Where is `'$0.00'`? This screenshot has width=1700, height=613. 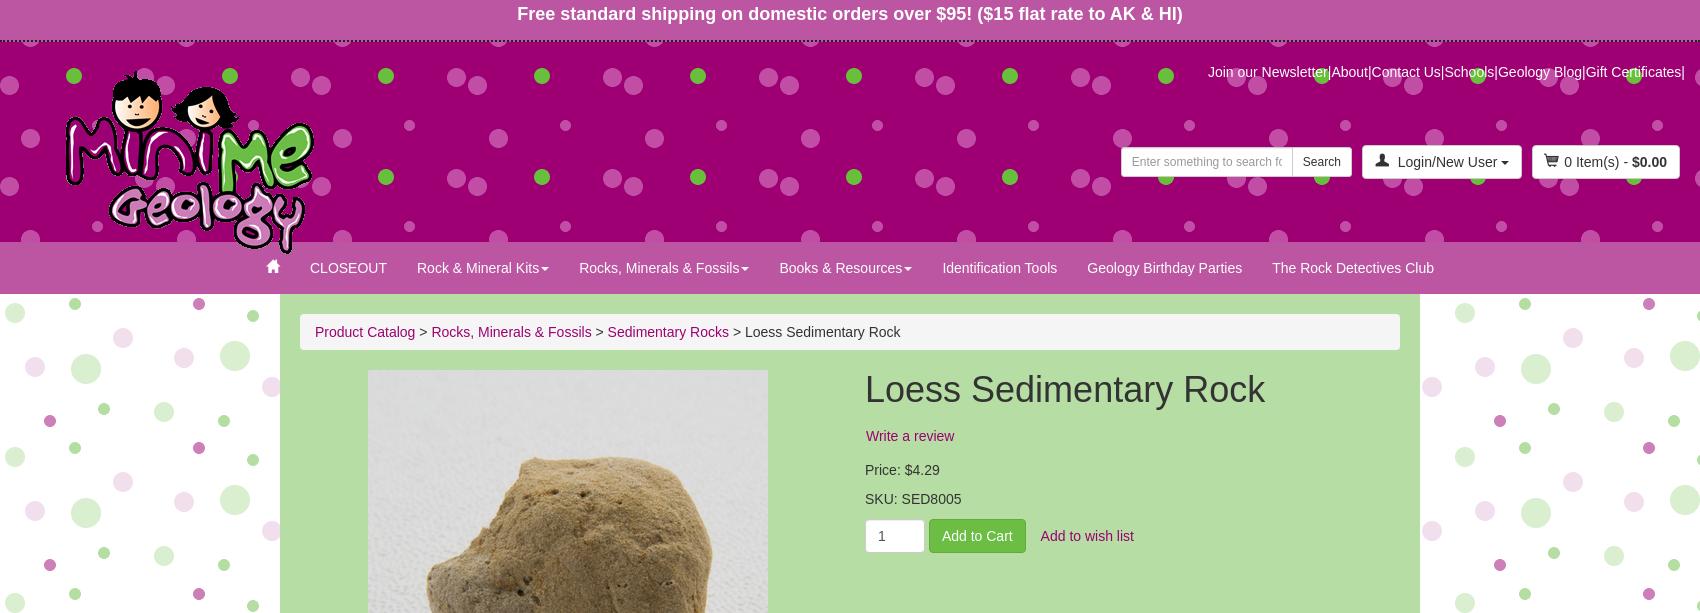 '$0.00' is located at coordinates (1648, 159).